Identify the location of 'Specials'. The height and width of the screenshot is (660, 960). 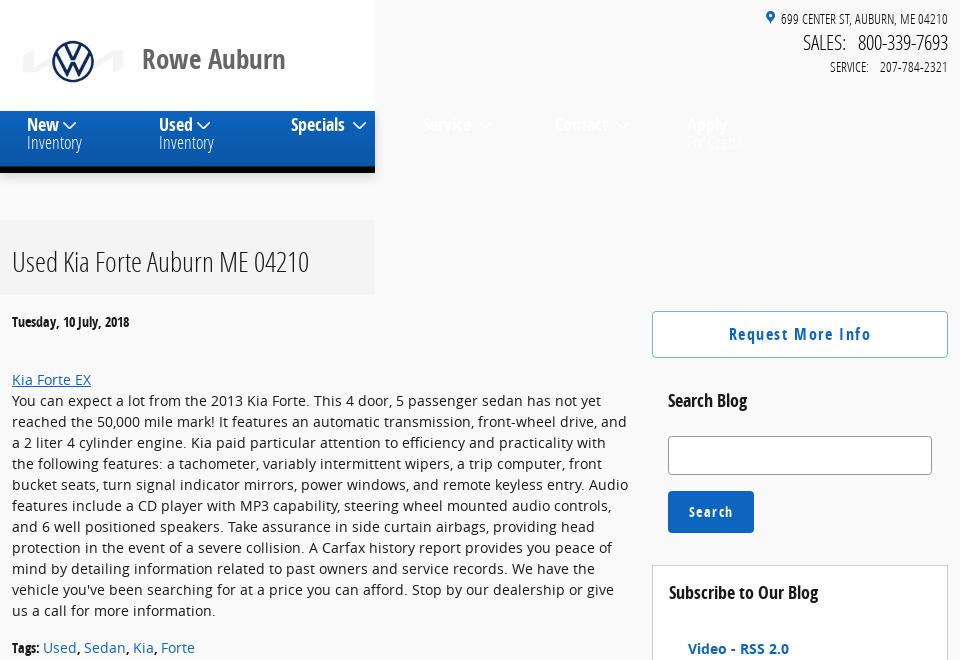
(289, 138).